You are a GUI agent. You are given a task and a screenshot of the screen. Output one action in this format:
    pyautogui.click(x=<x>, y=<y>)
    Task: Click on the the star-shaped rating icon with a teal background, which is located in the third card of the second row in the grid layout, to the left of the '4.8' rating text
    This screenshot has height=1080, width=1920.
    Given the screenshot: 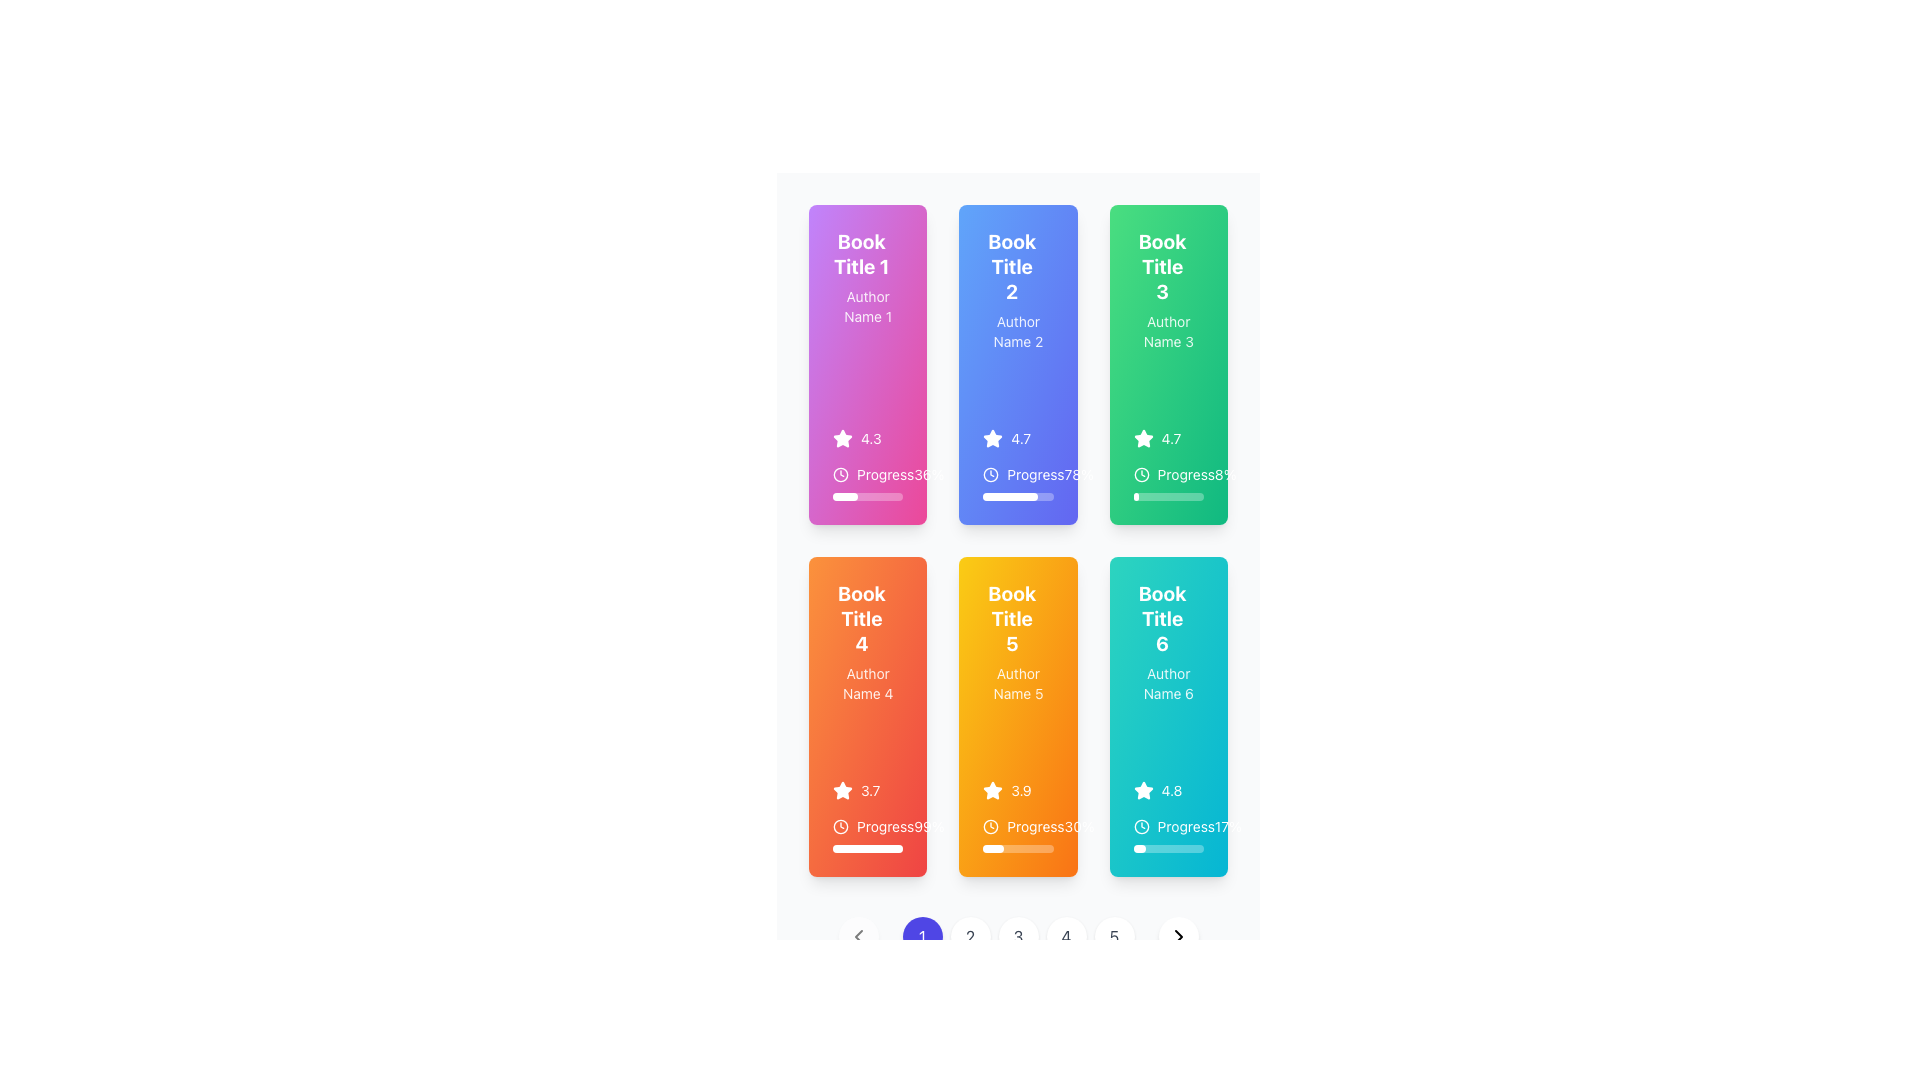 What is the action you would take?
    pyautogui.click(x=1143, y=789)
    